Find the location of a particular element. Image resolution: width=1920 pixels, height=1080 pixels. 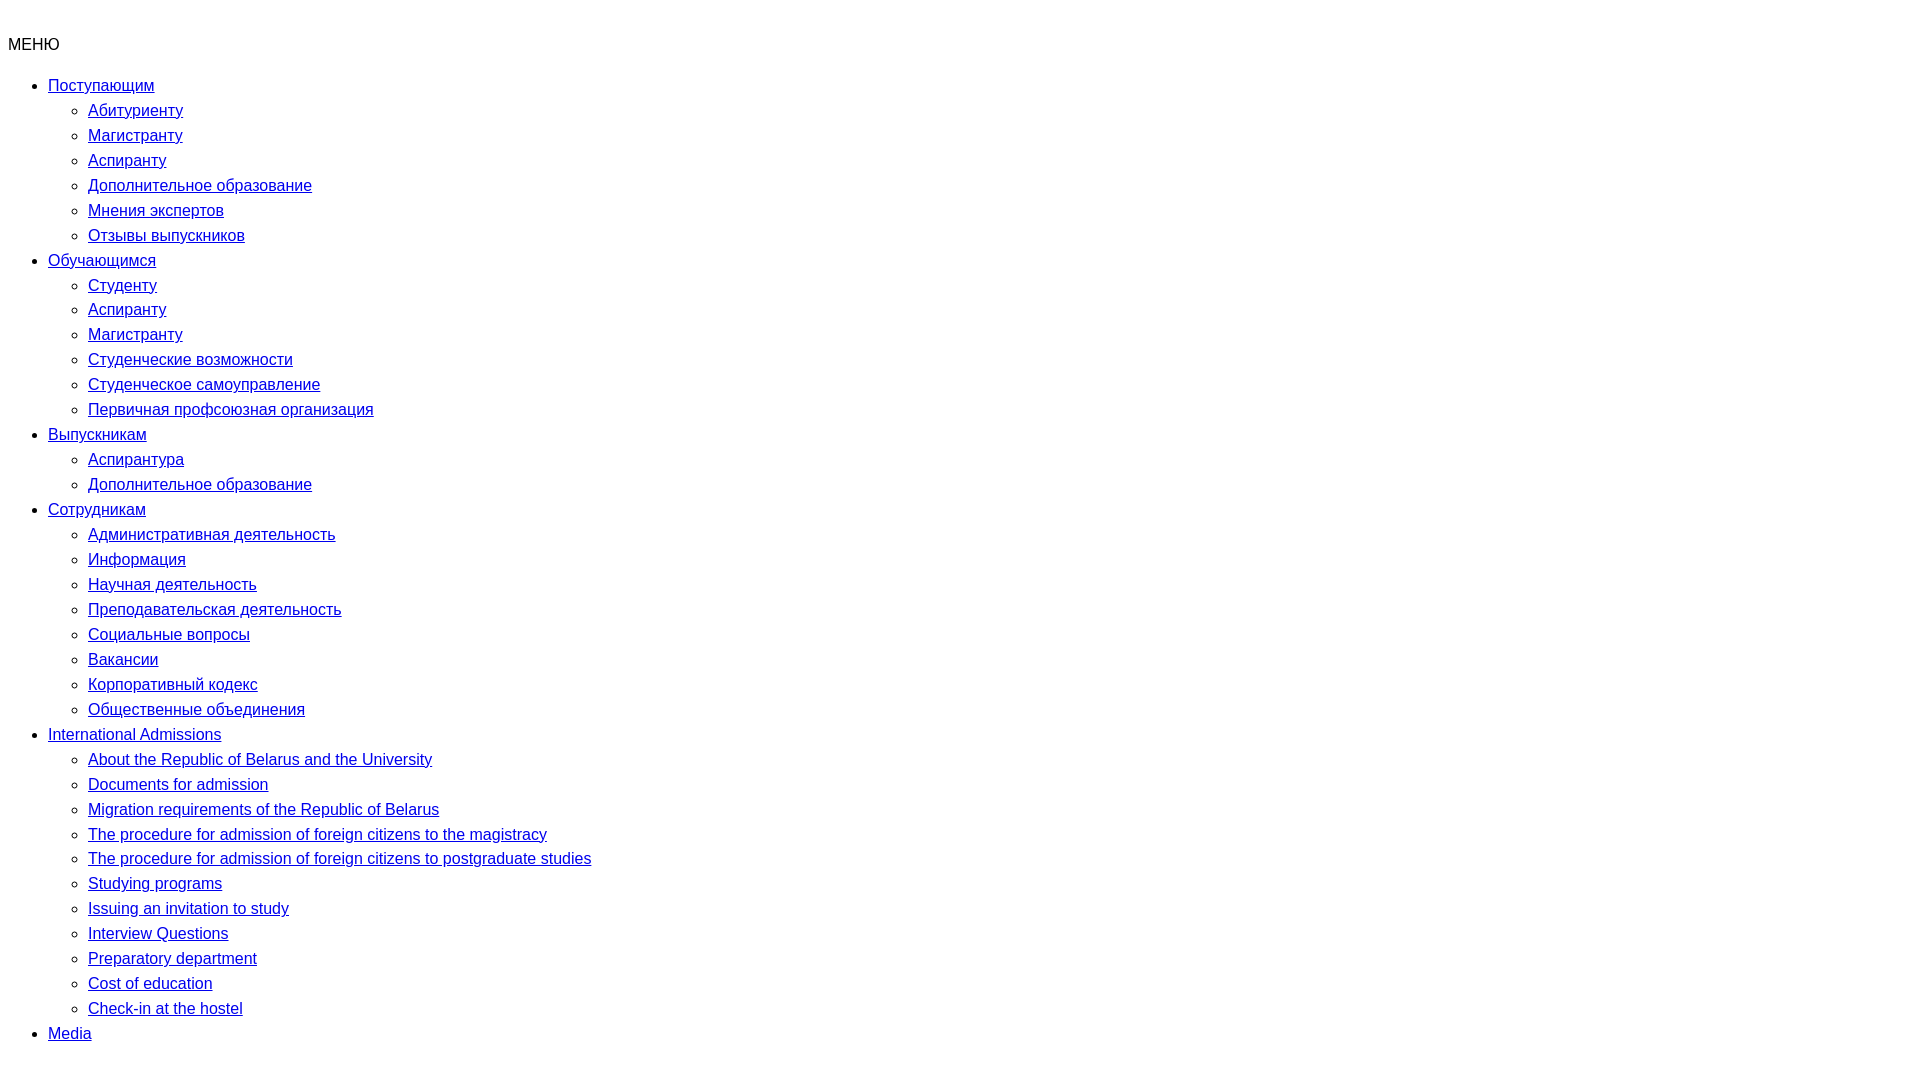

'Media' is located at coordinates (70, 1033).